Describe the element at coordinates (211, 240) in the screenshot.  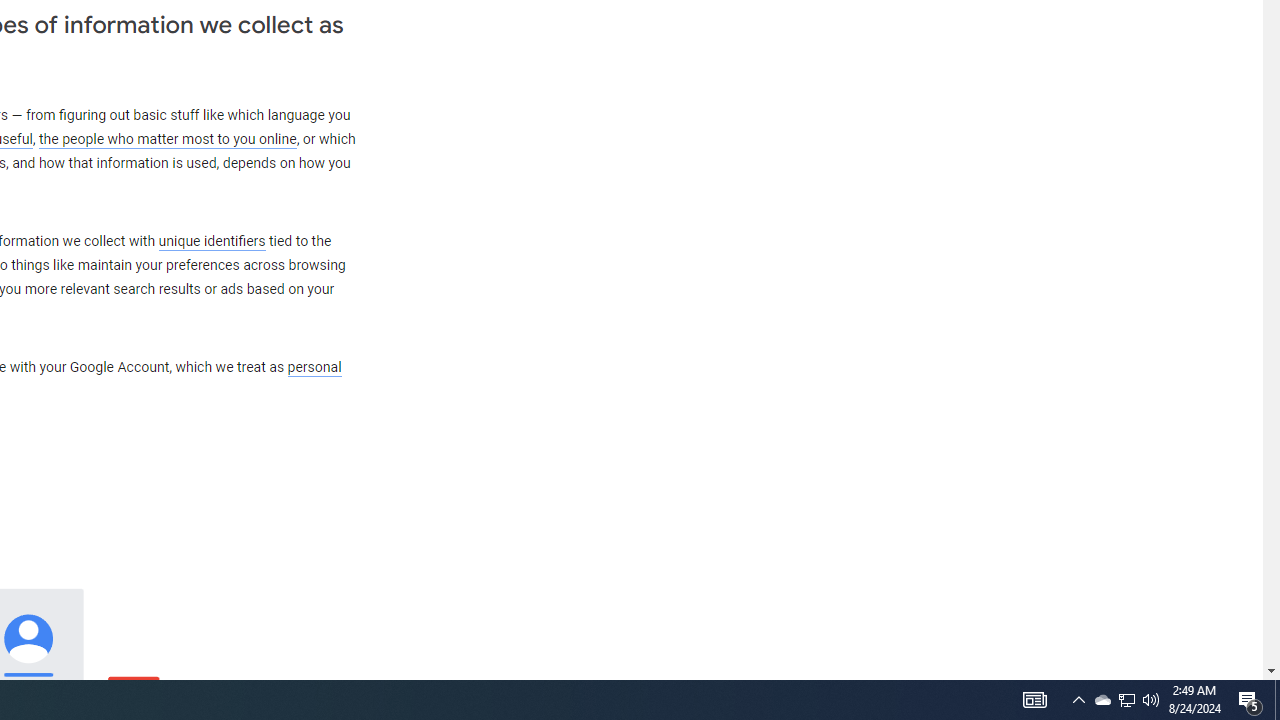
I see `'unique identifiers'` at that location.